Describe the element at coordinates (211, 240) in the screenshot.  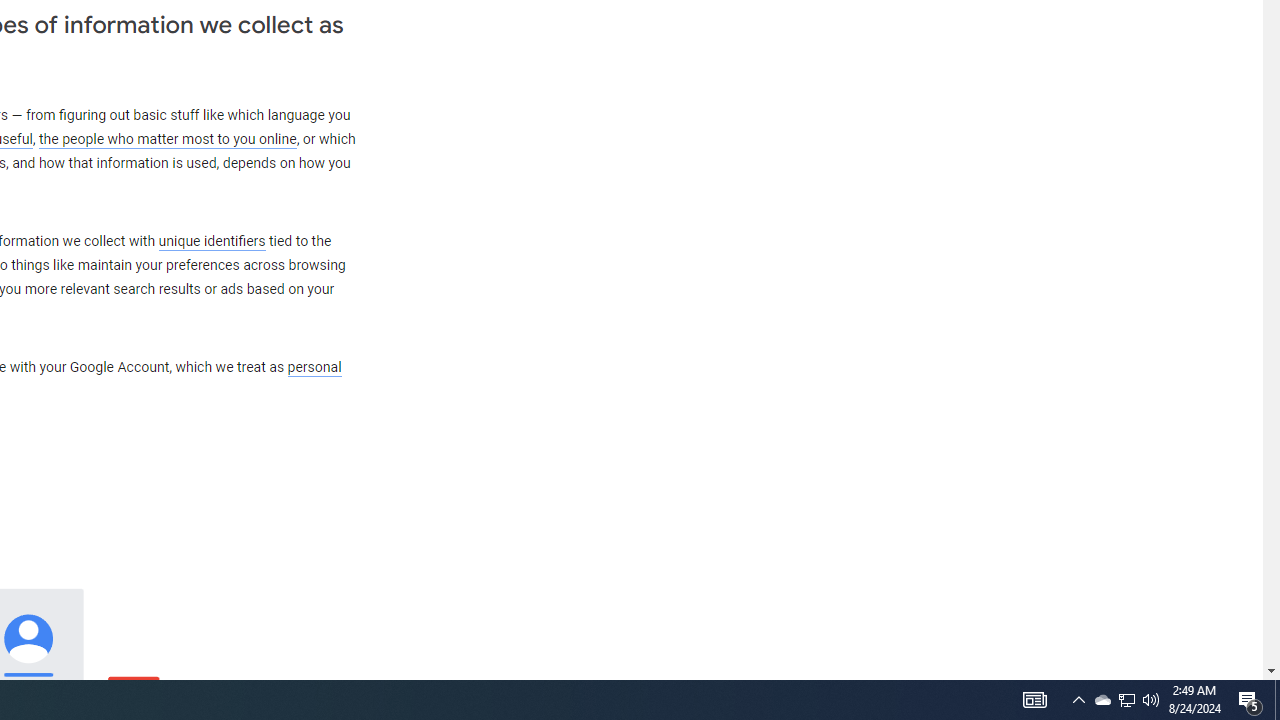
I see `'unique identifiers'` at that location.